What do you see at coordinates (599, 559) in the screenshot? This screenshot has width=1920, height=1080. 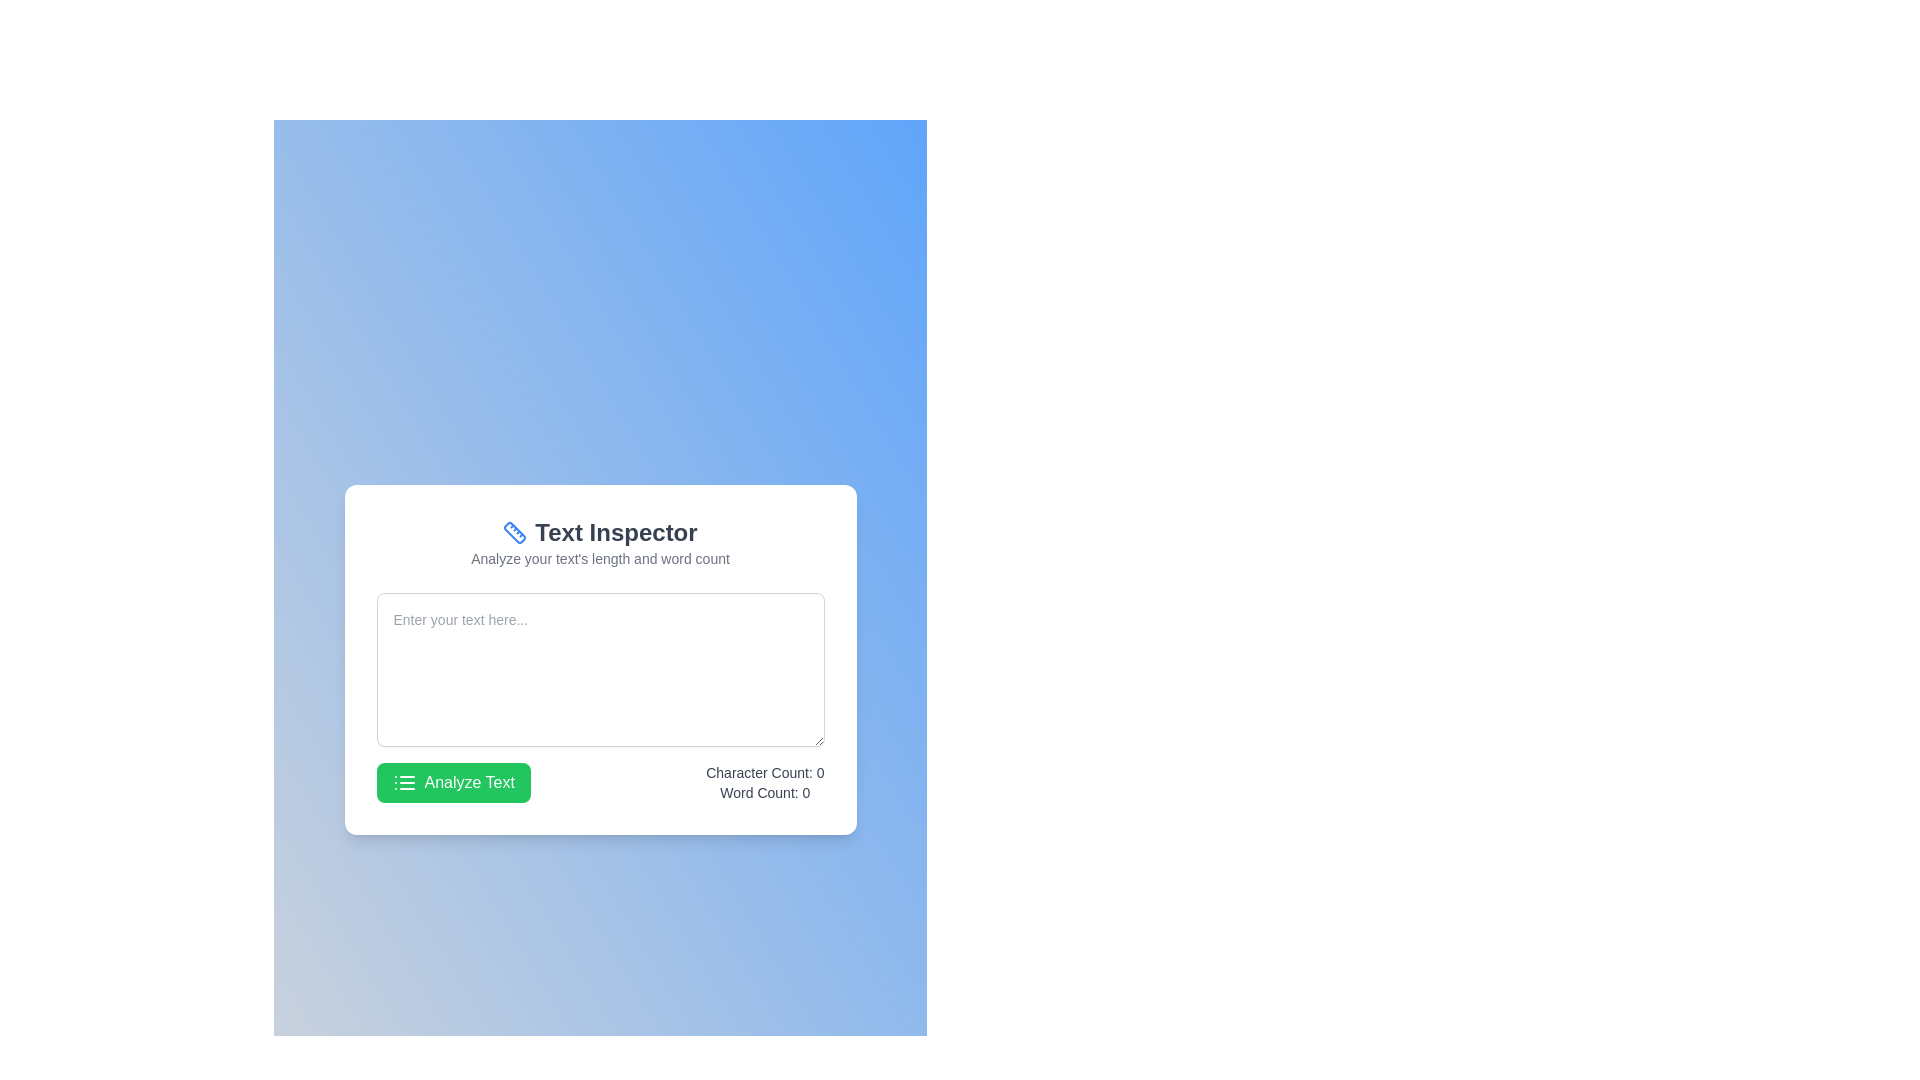 I see `the Text Label that provides guidance for the 'Text Inspector' feature, which is positioned beneath the heading 'Text Inspector' and above the text input field` at bounding box center [599, 559].